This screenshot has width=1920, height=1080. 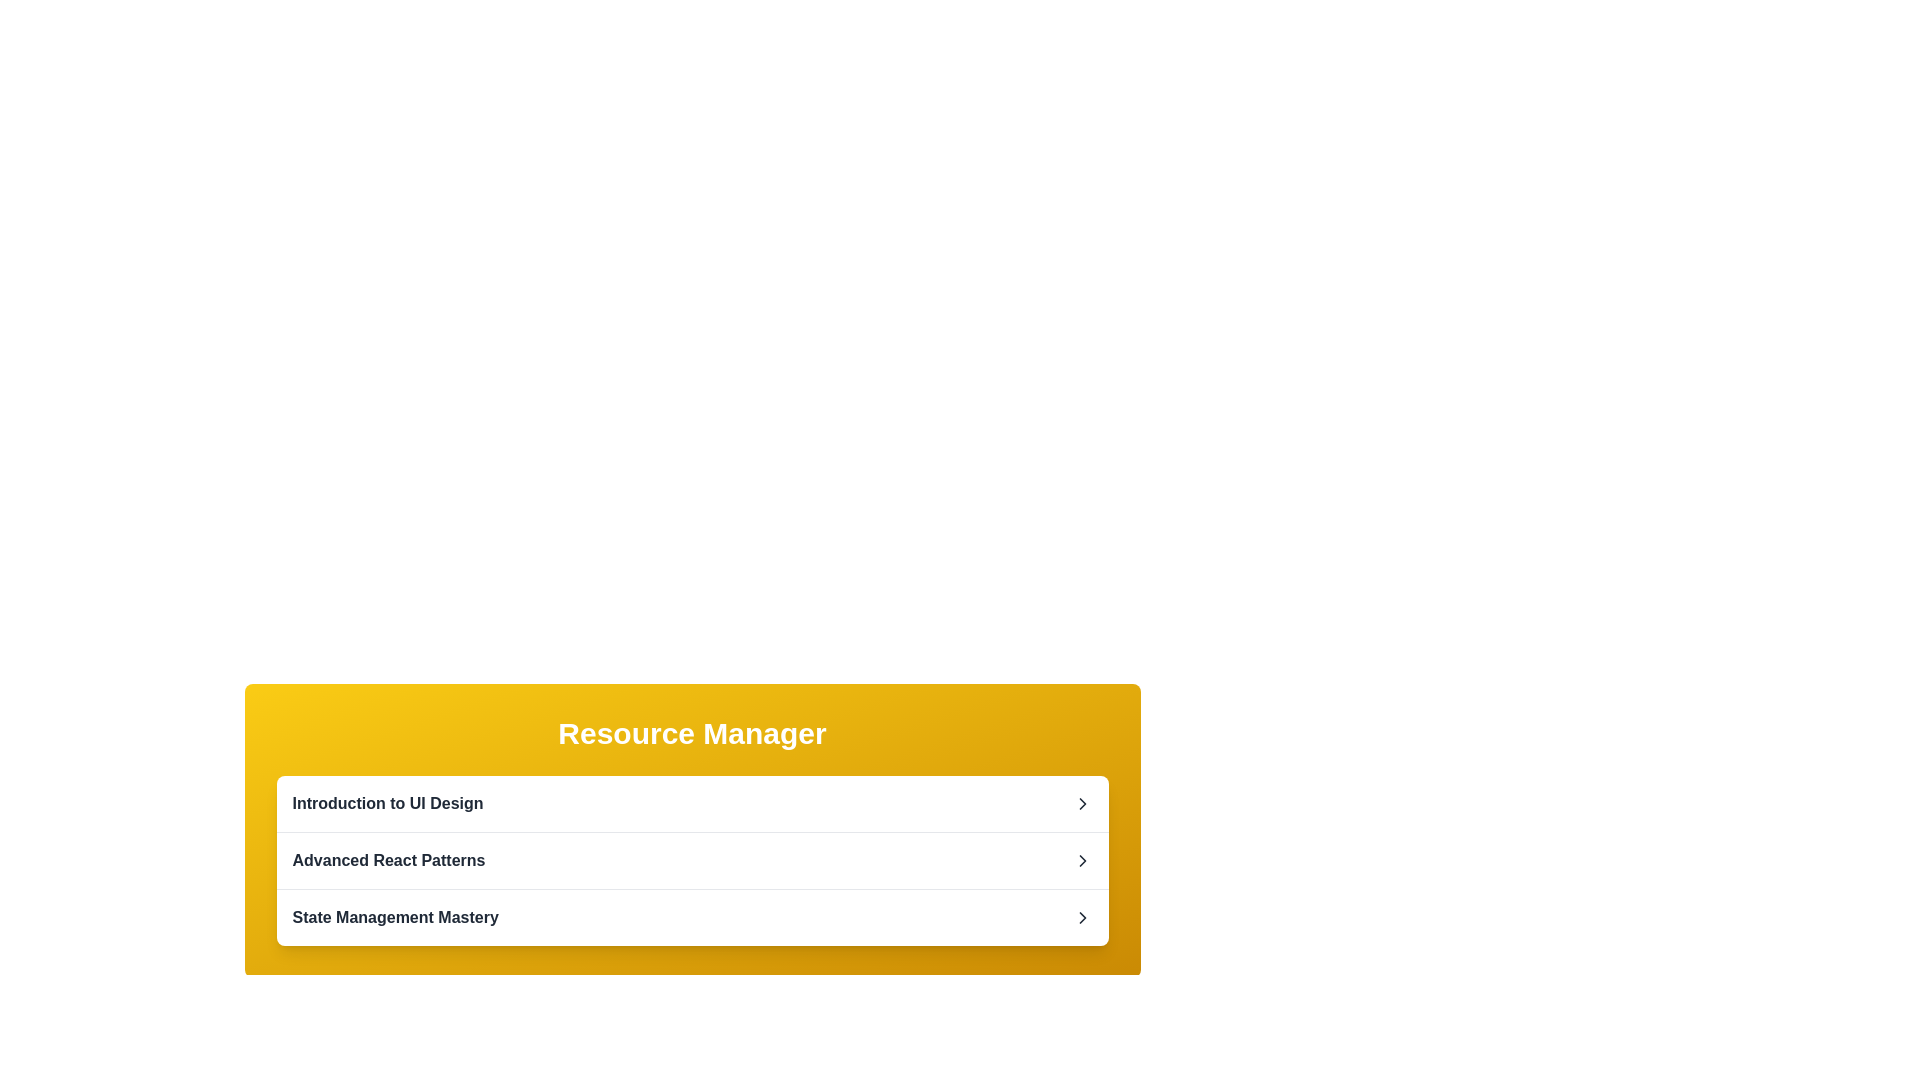 What do you see at coordinates (1081, 859) in the screenshot?
I see `the chevron icon at the far right end of the 'Advanced React Patterns' list item in the 'Resource Manager' interface` at bounding box center [1081, 859].